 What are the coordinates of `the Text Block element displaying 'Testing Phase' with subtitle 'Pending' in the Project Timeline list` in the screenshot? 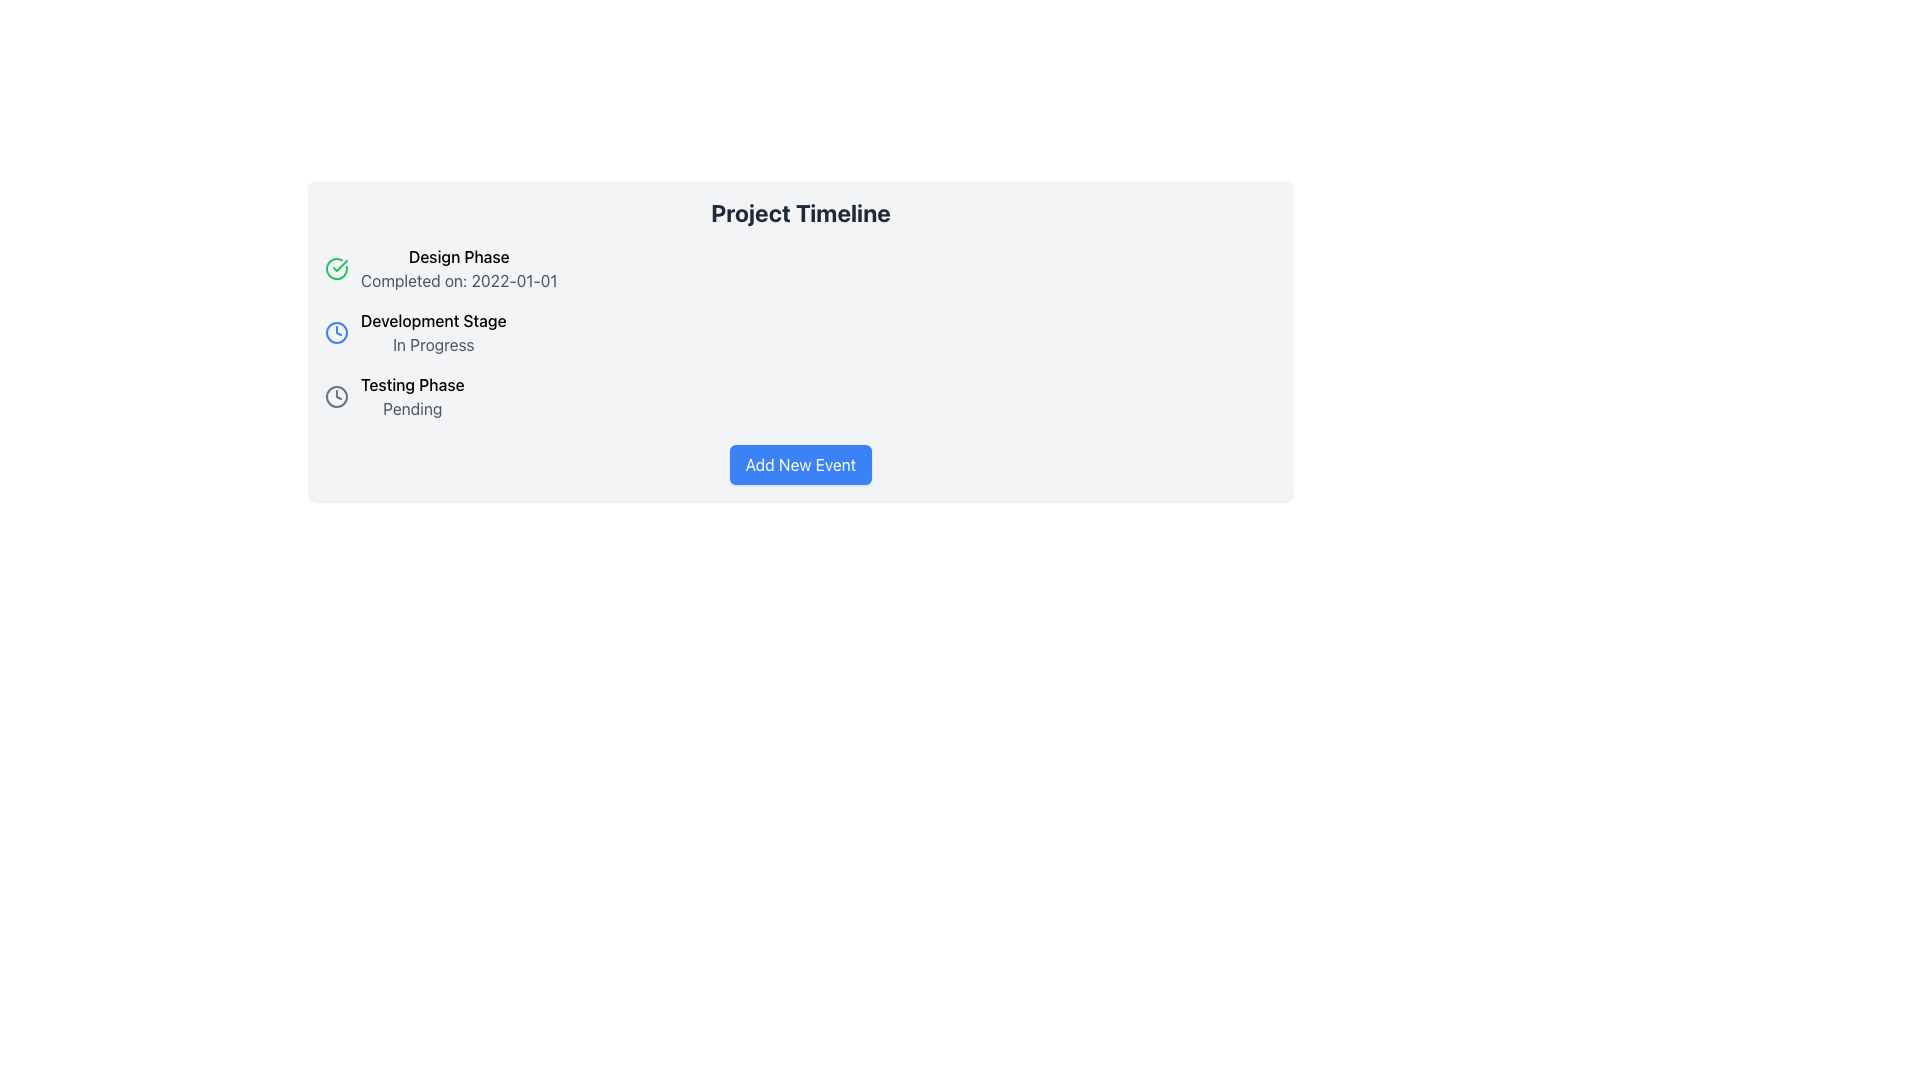 It's located at (411, 397).